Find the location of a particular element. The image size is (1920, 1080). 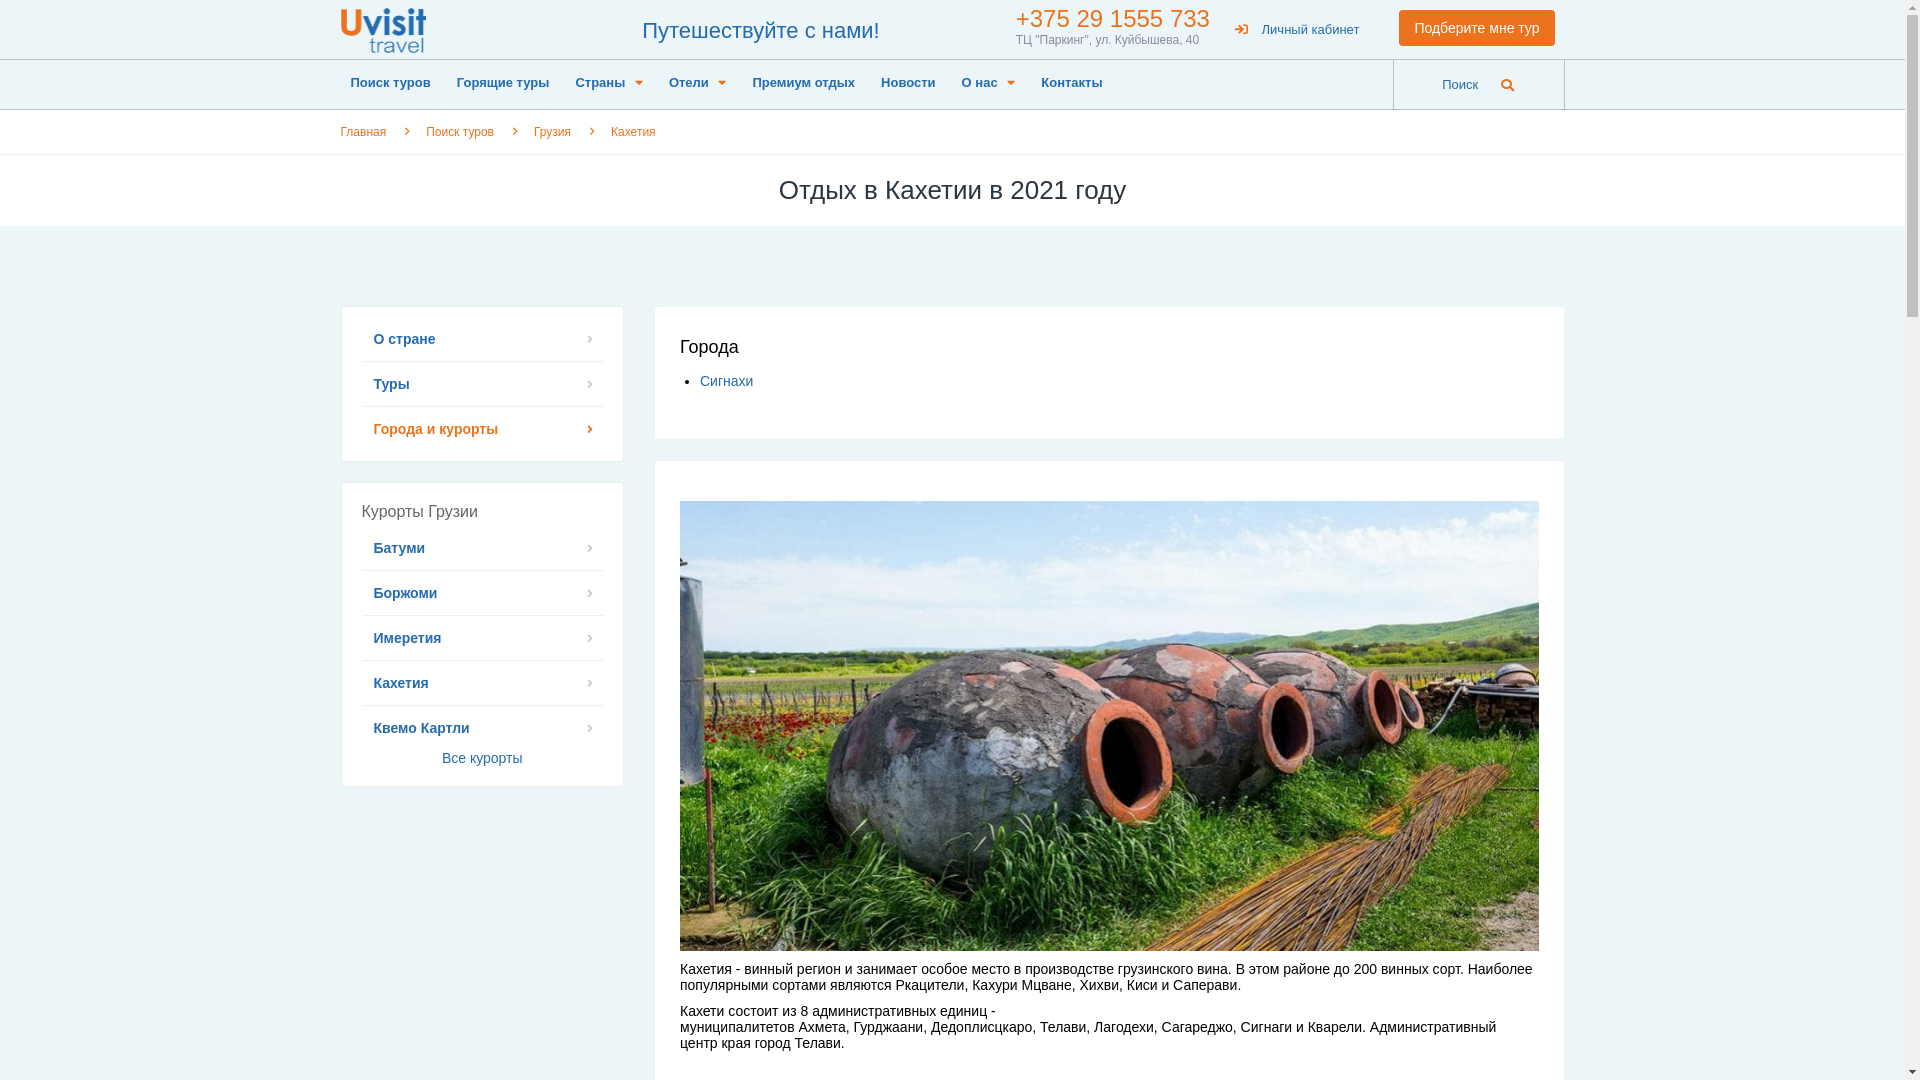

'+375 29 1555 733' is located at coordinates (1112, 18).